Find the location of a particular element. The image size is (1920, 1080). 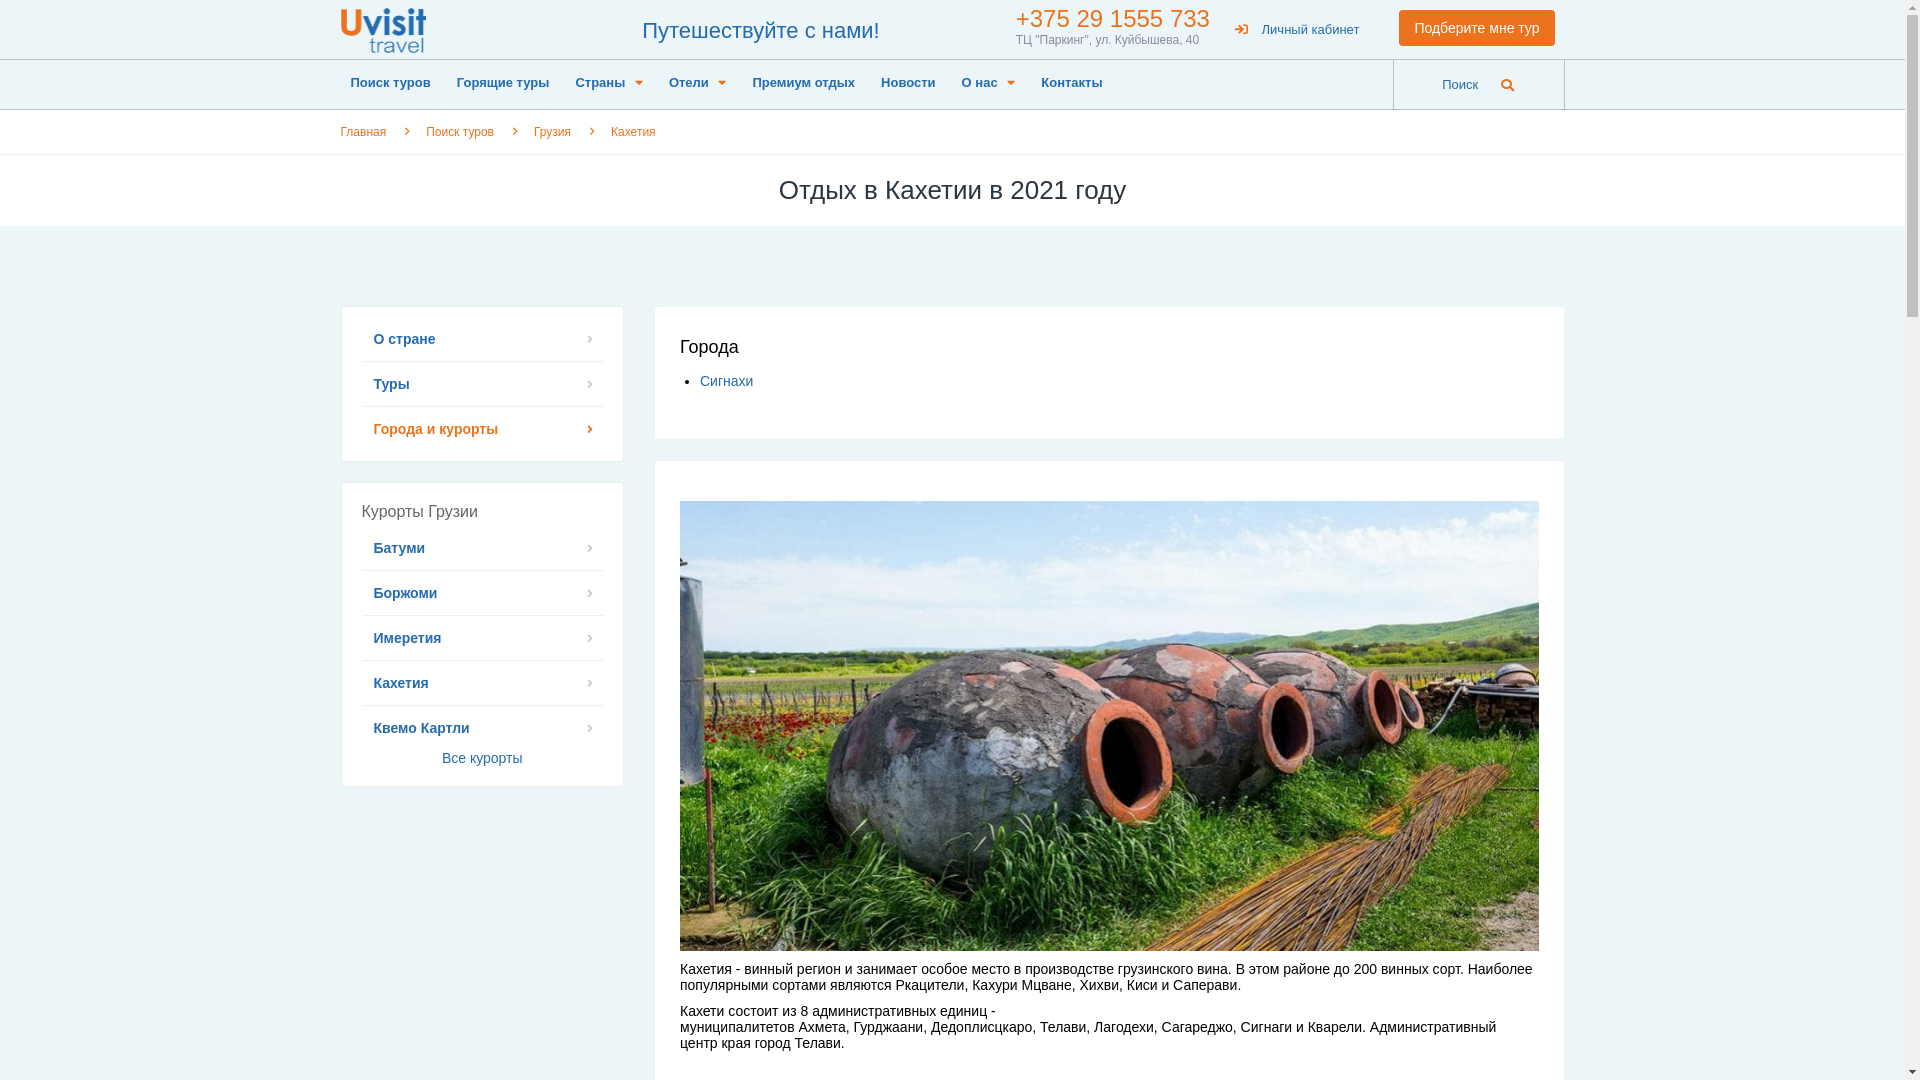

'+375 29 1555 733' is located at coordinates (1112, 18).